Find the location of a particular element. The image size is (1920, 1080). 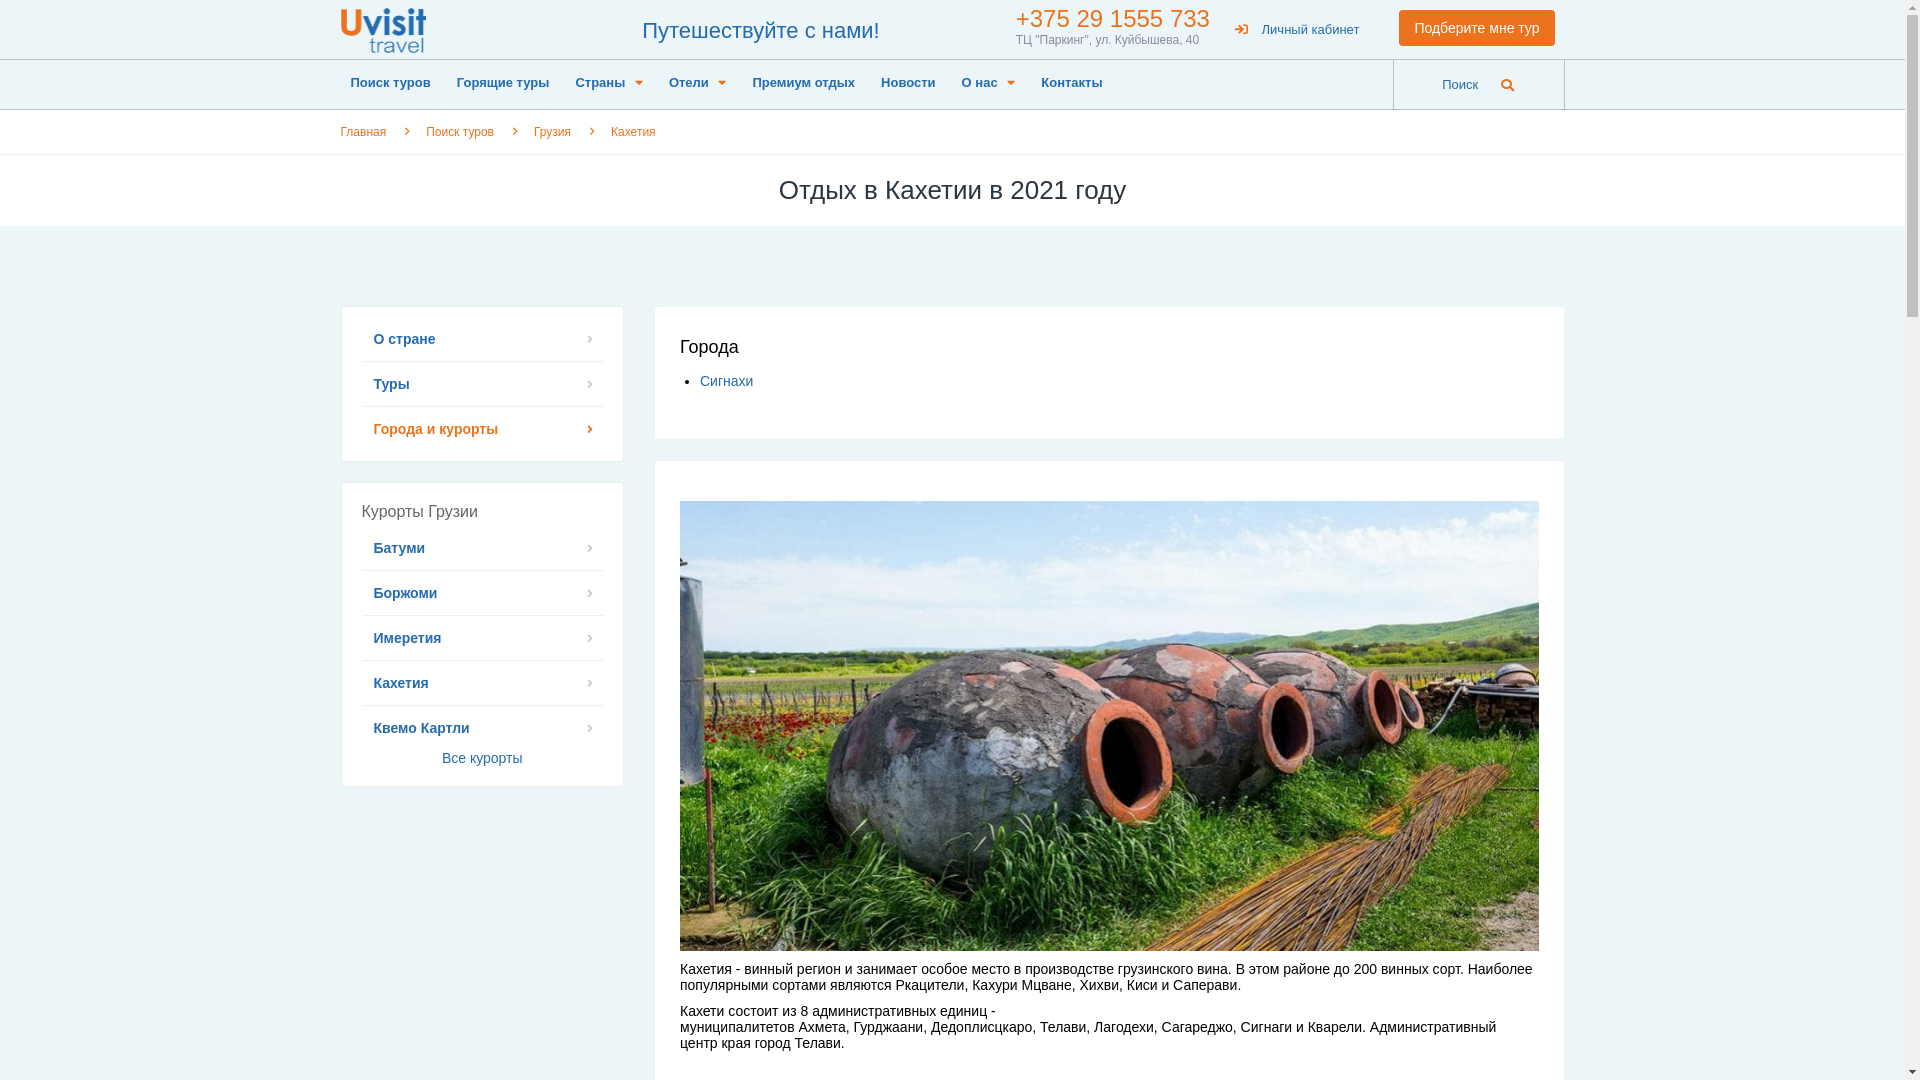

'+375 29 1555 733' is located at coordinates (1112, 18).